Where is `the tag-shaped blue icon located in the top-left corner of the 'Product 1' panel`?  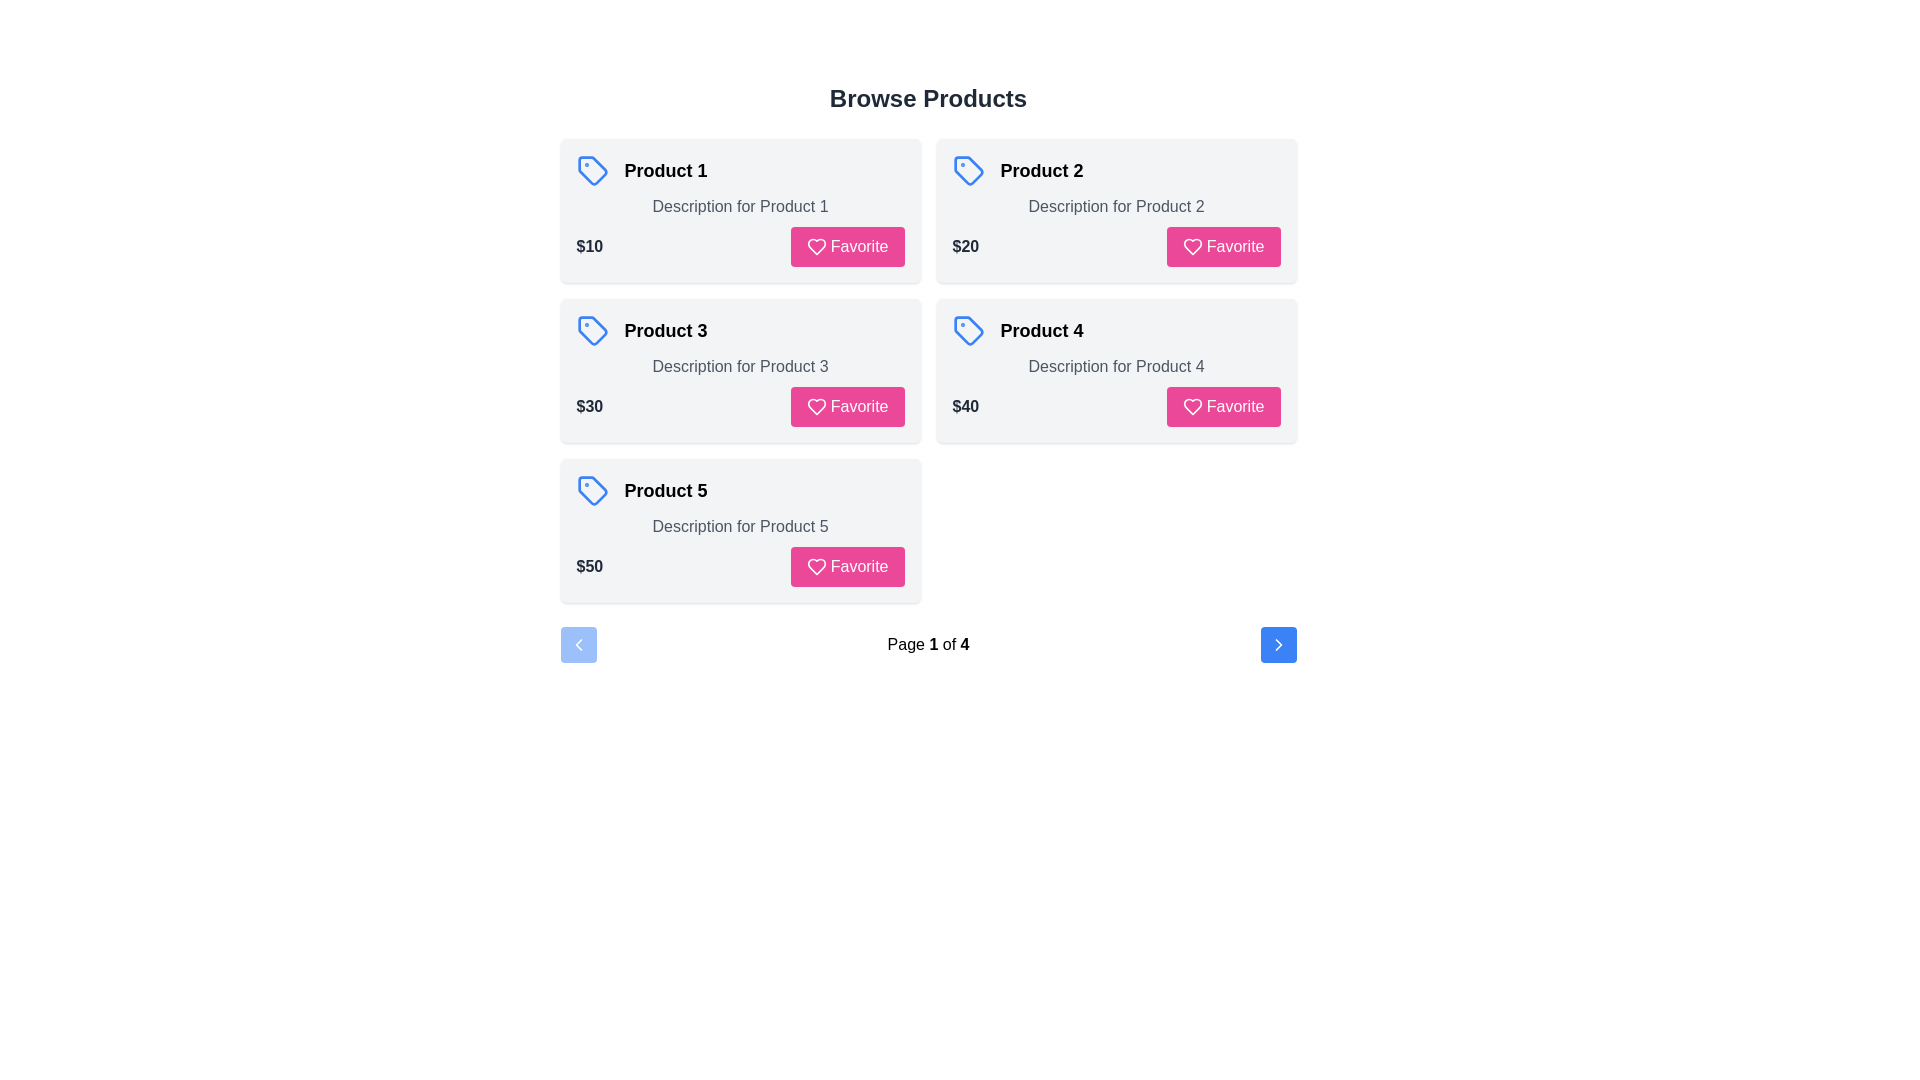 the tag-shaped blue icon located in the top-left corner of the 'Product 1' panel is located at coordinates (591, 169).